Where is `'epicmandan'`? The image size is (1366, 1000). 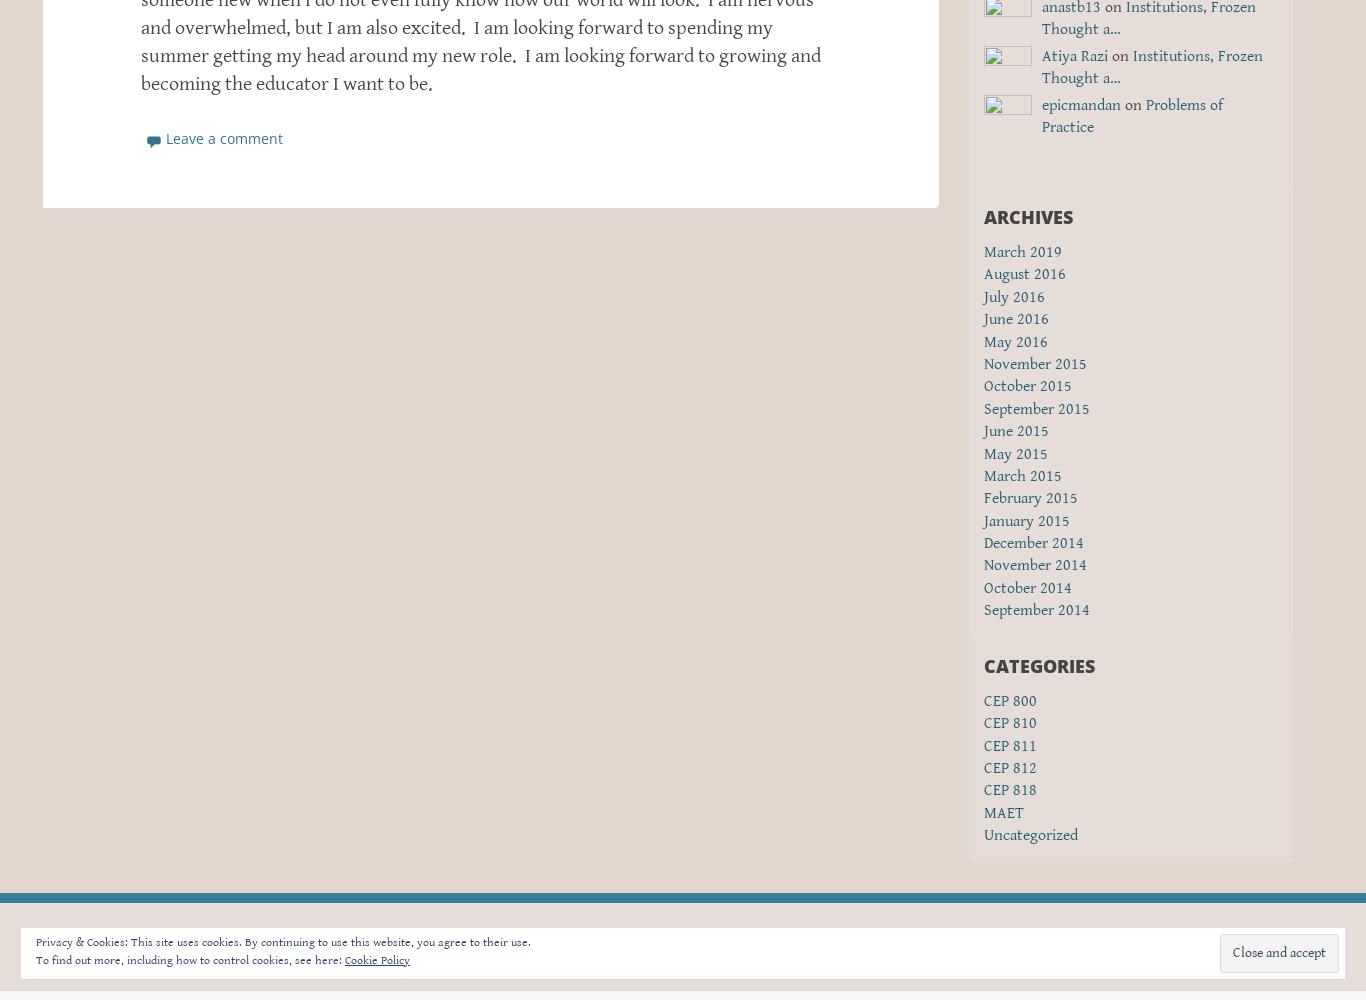
'epicmandan' is located at coordinates (1080, 103).